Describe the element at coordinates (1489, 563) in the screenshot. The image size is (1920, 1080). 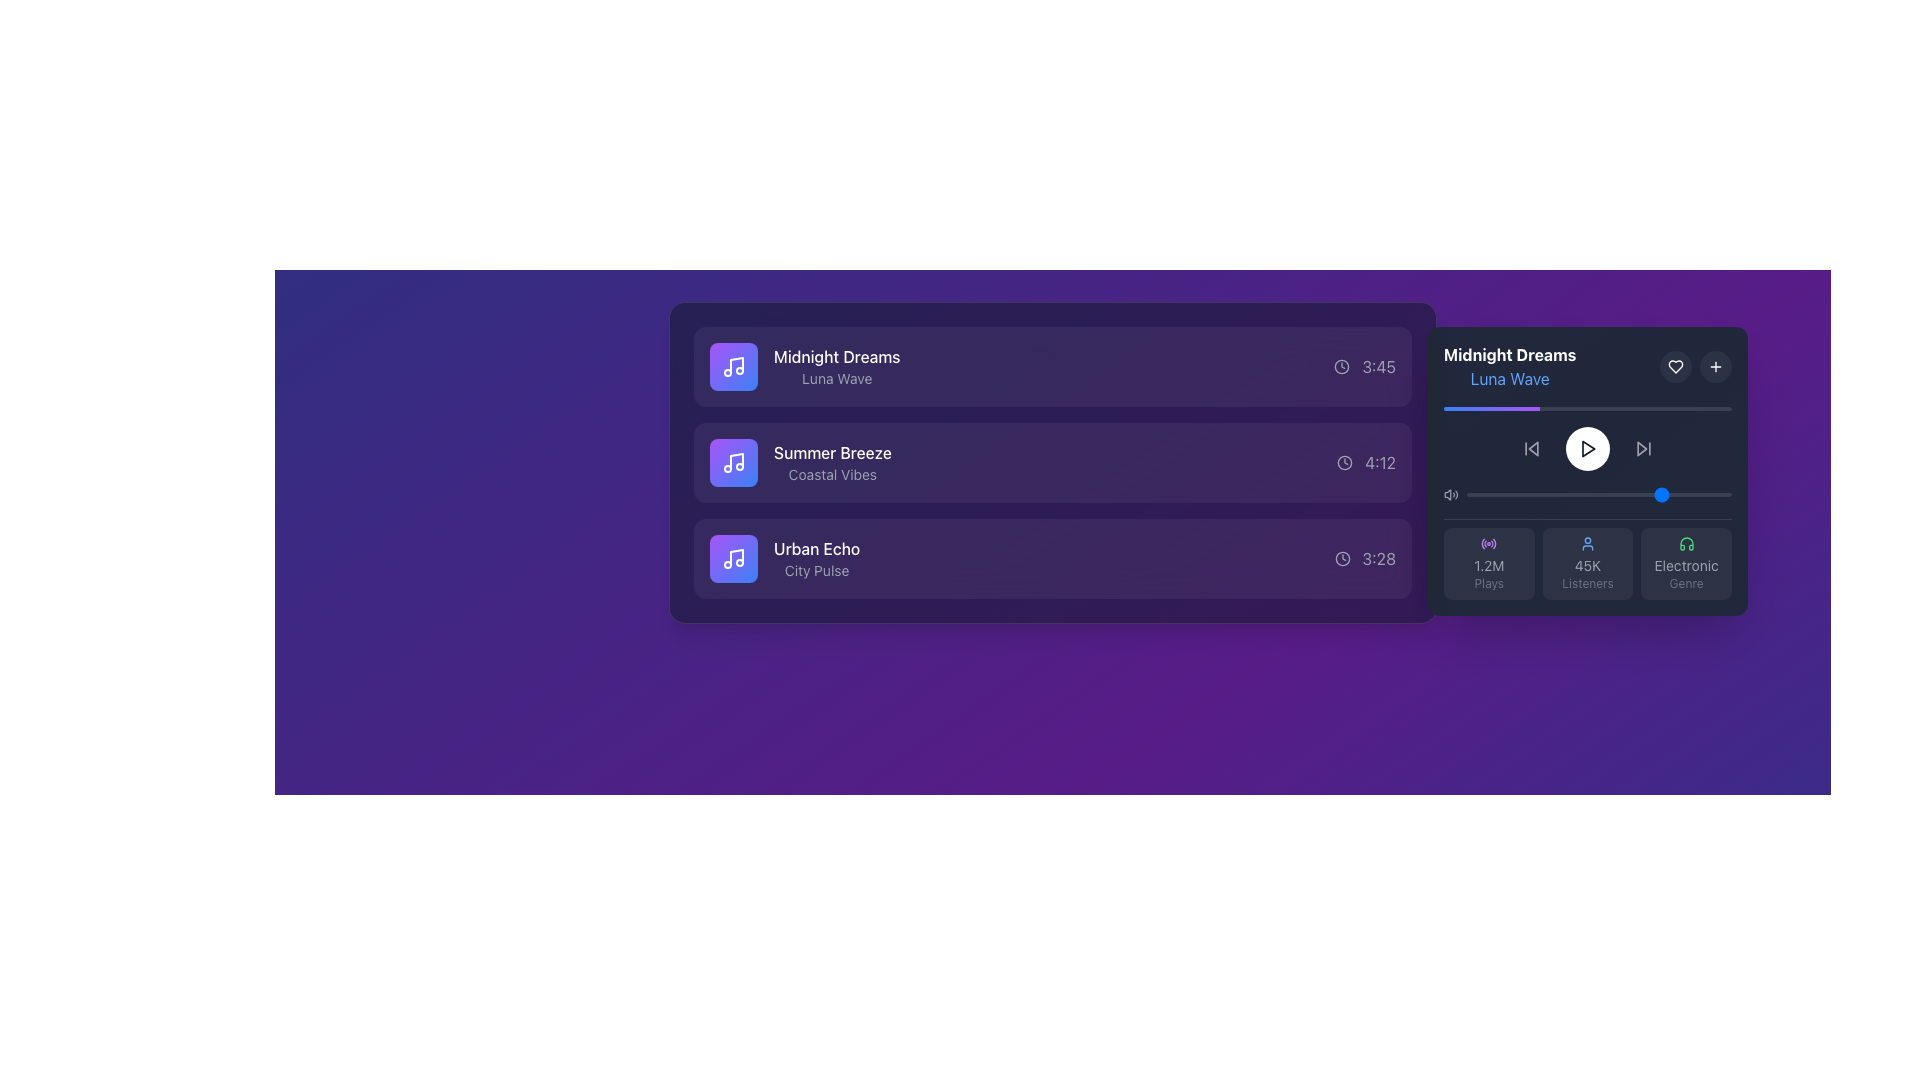
I see `the Informational display box with a dark background containing a purple wireless icon and text '1.2M' and 'Plays', located at the bottom-right corner of the interface` at that location.